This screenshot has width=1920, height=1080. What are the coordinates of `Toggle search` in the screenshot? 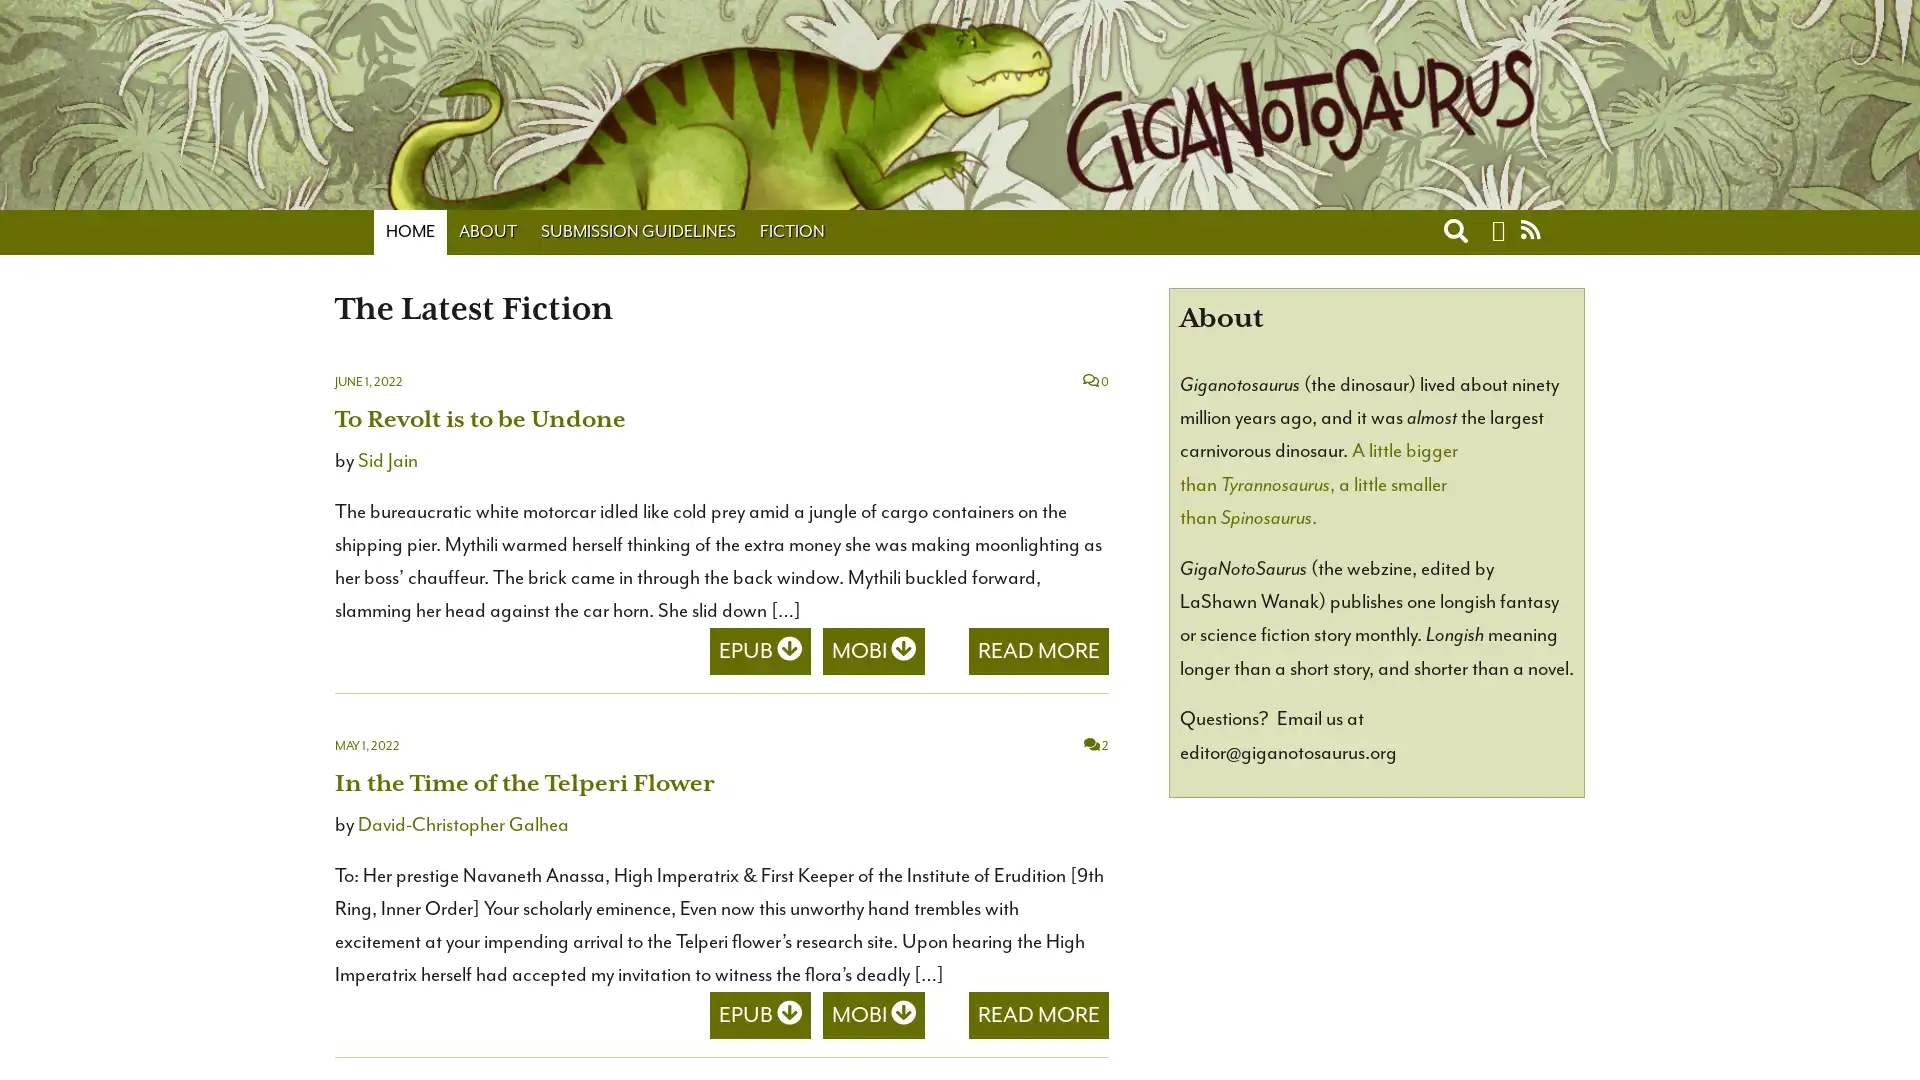 It's located at (1445, 230).